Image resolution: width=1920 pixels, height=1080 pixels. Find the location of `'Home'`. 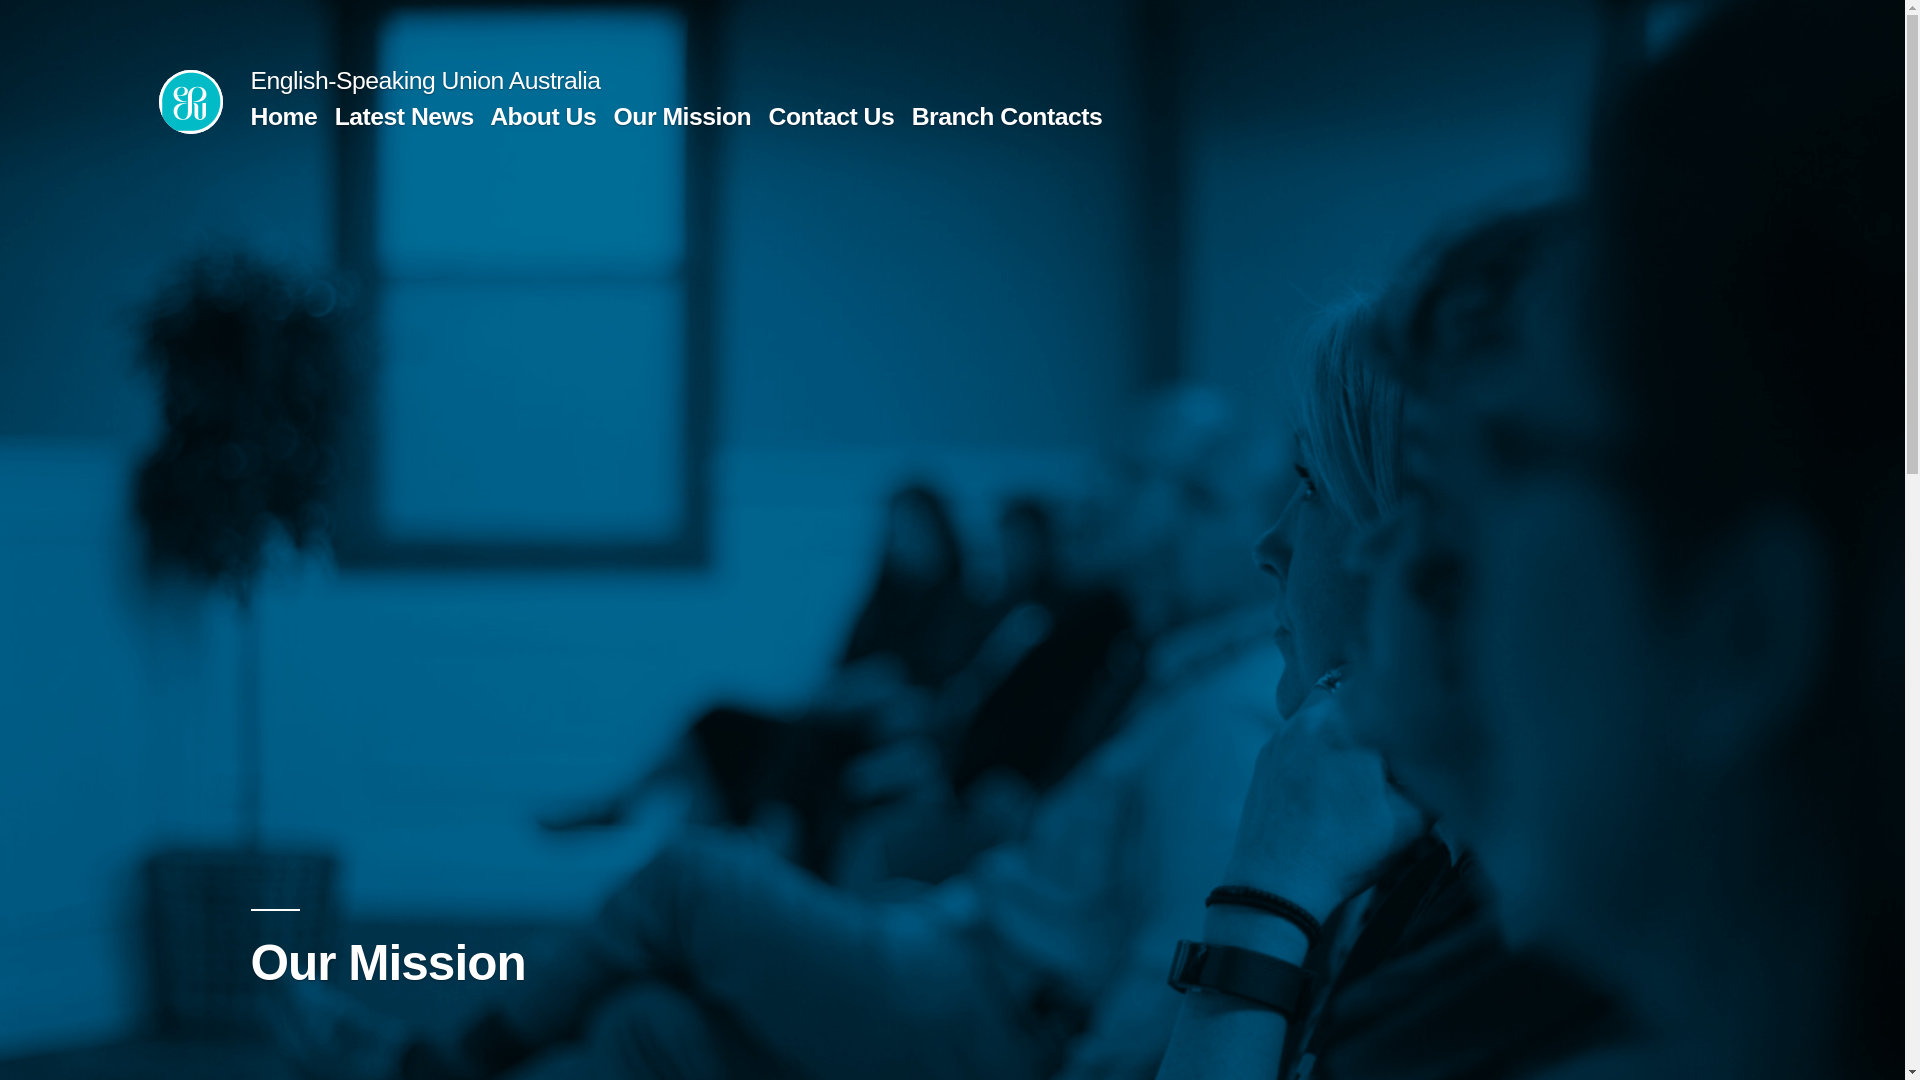

'Home' is located at coordinates (282, 116).